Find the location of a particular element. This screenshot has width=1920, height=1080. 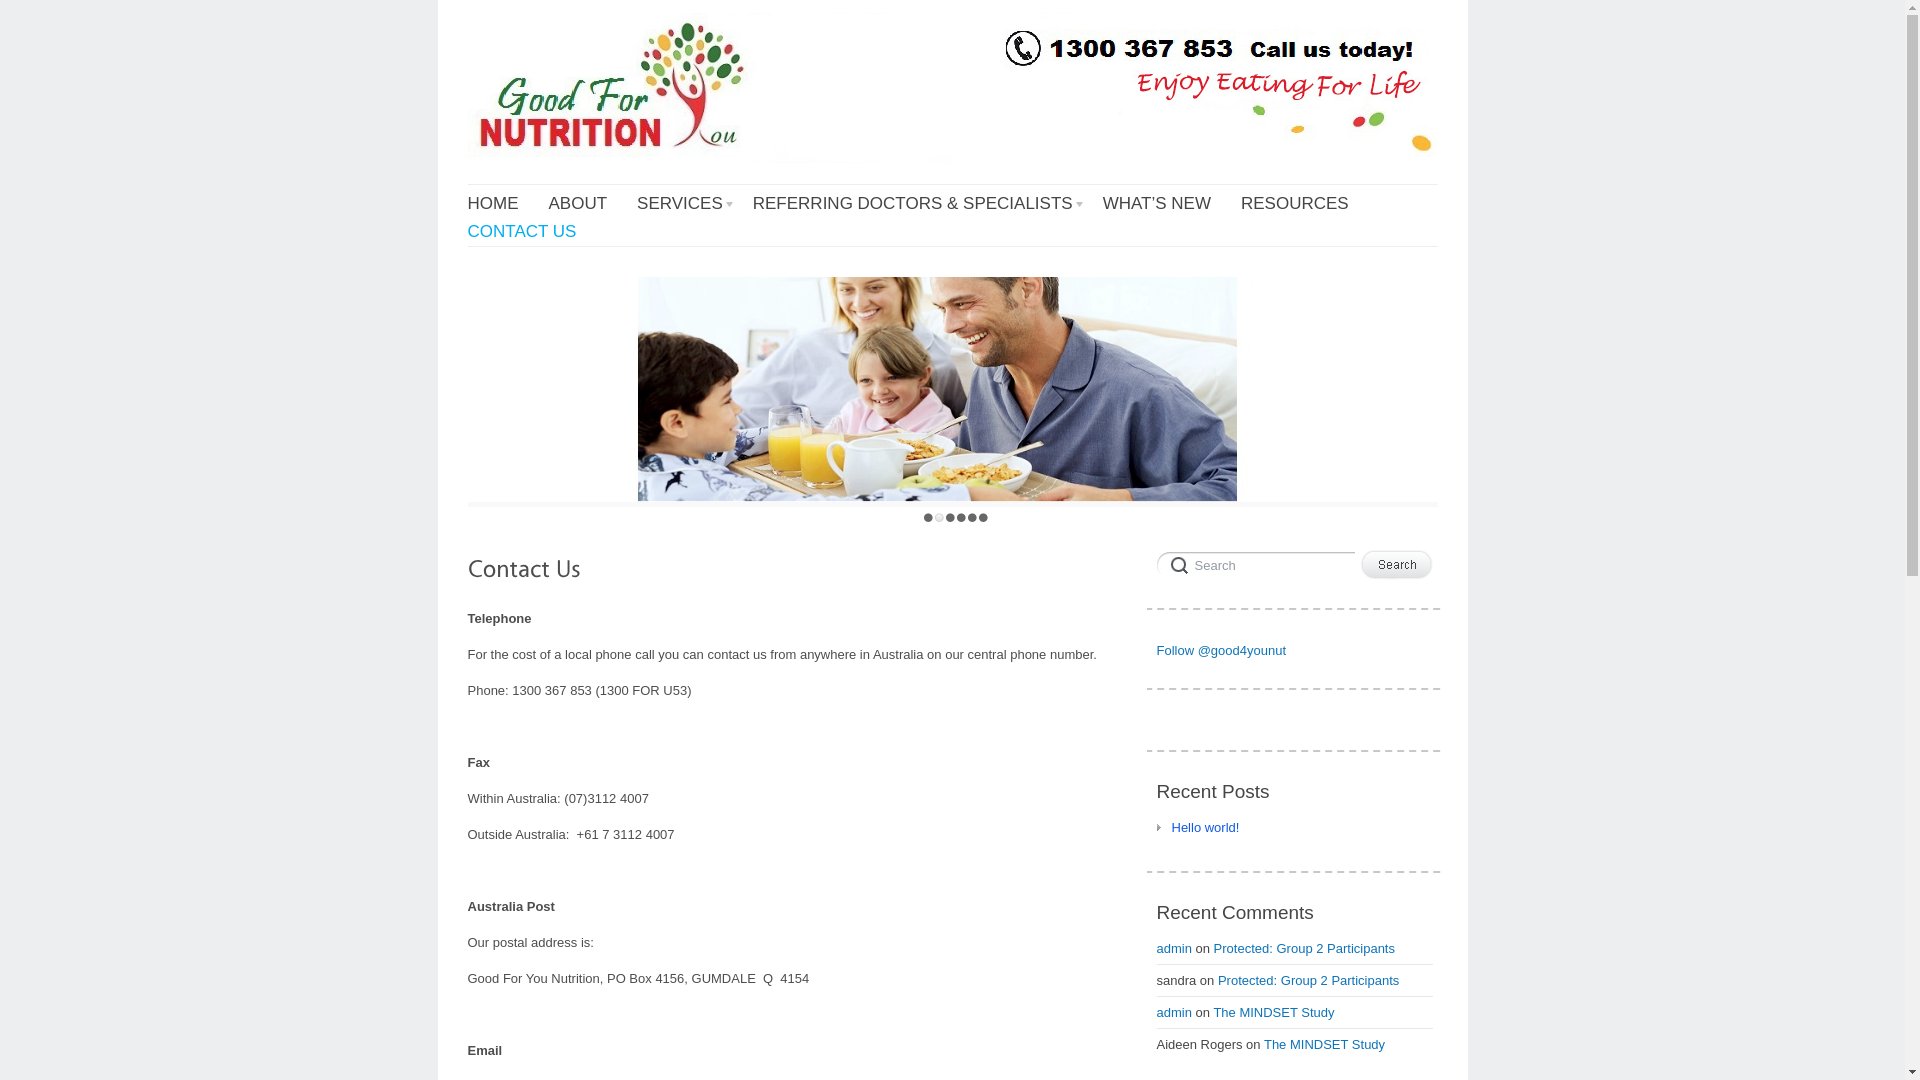

'Follow @good4younut' is located at coordinates (1219, 650).